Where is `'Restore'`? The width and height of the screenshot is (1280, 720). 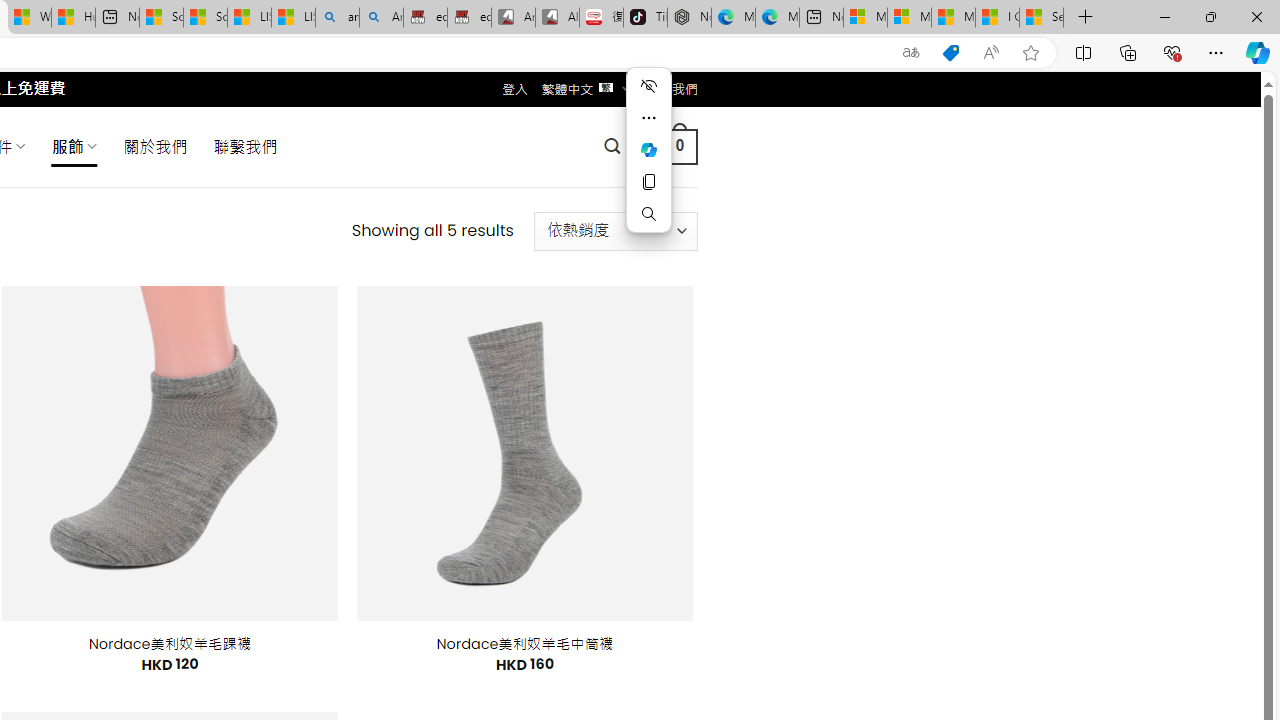
'Restore' is located at coordinates (1209, 16).